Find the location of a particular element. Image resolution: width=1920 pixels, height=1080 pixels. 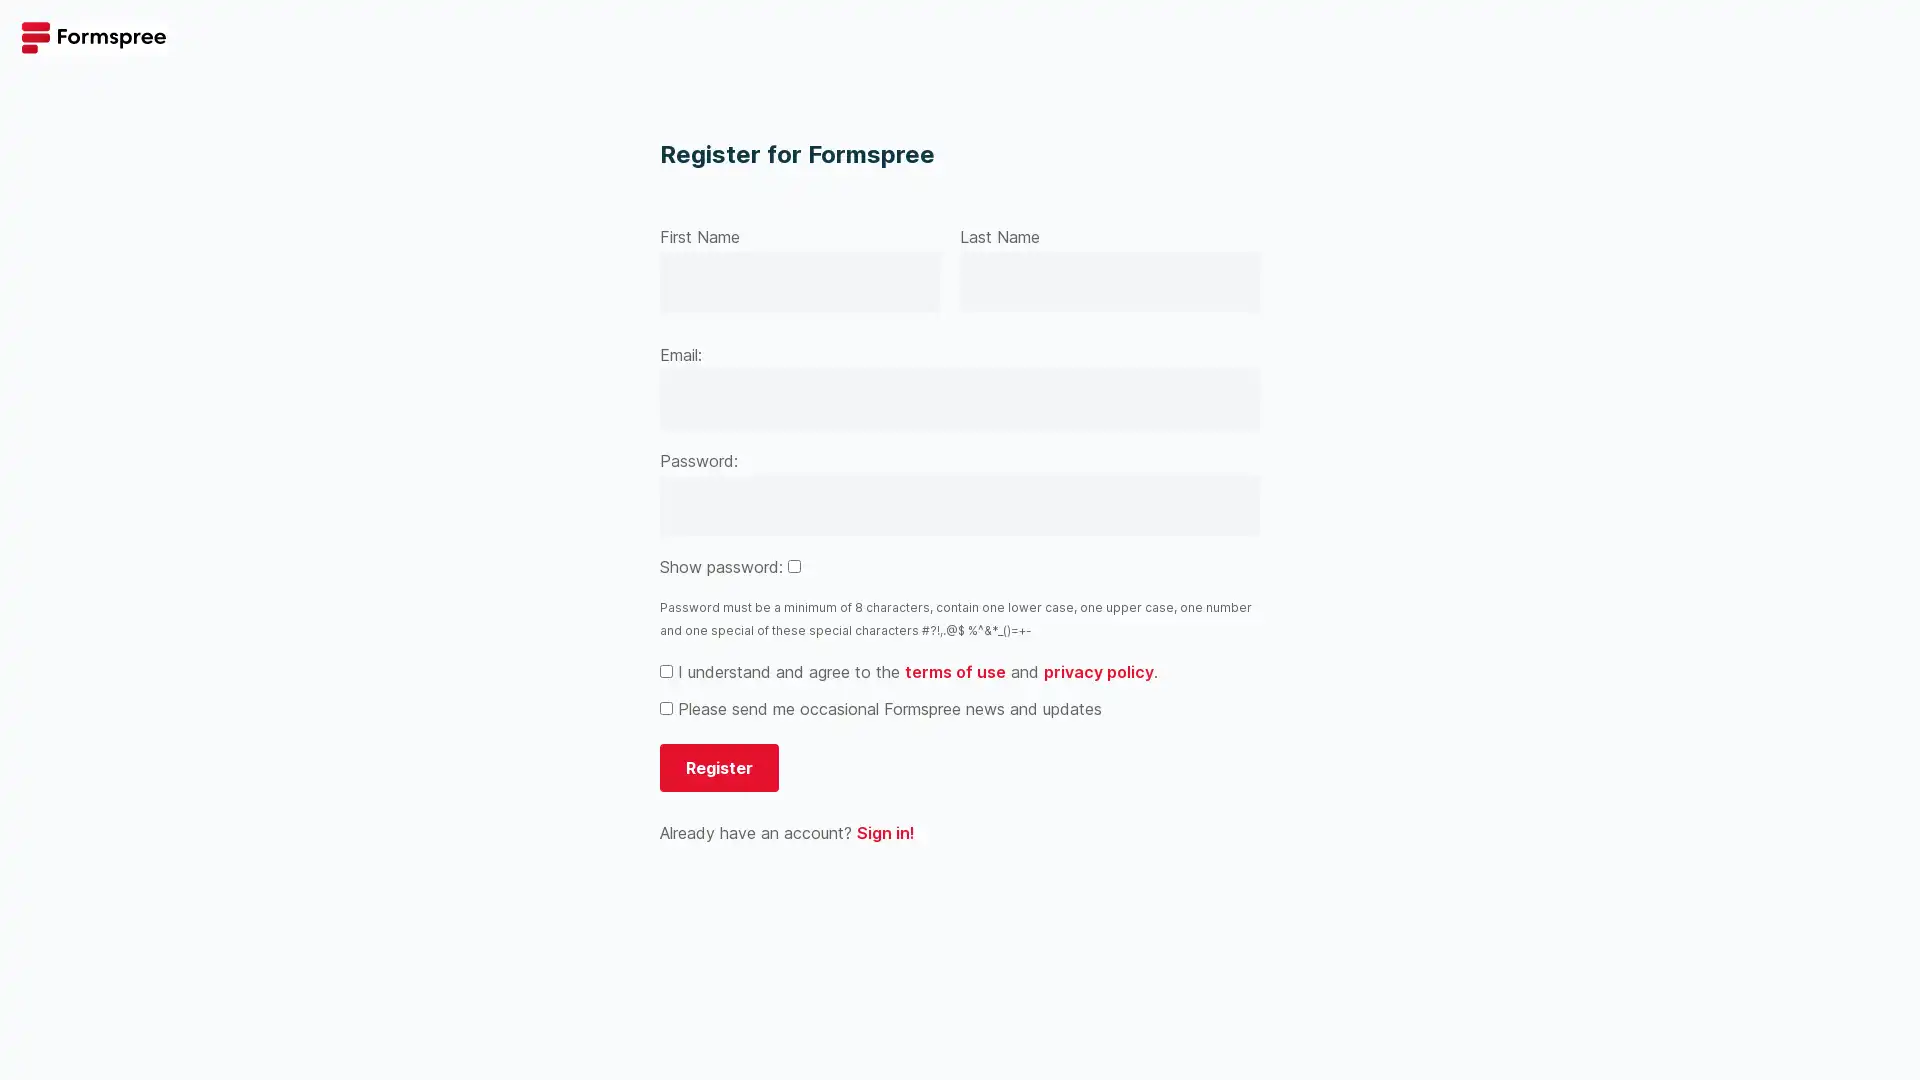

Register is located at coordinates (719, 766).